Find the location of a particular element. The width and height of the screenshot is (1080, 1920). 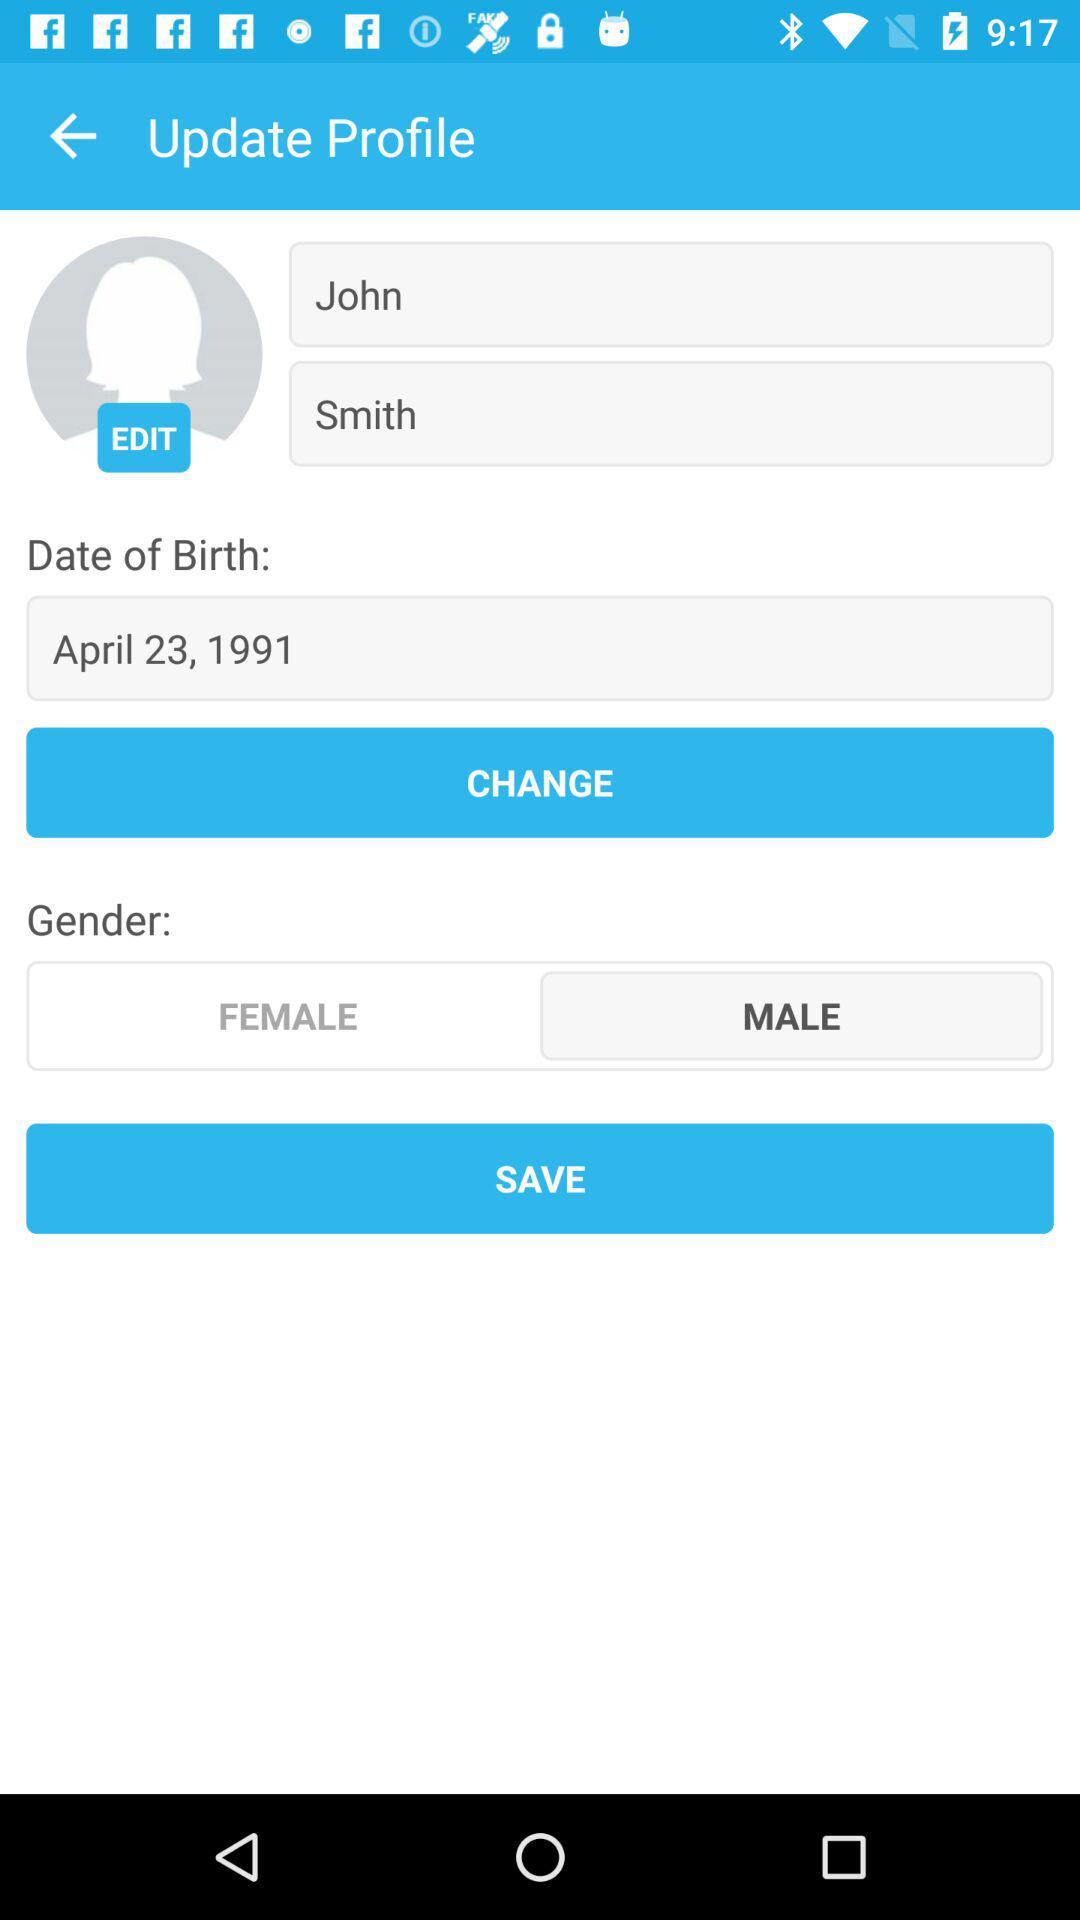

the change icon is located at coordinates (540, 781).